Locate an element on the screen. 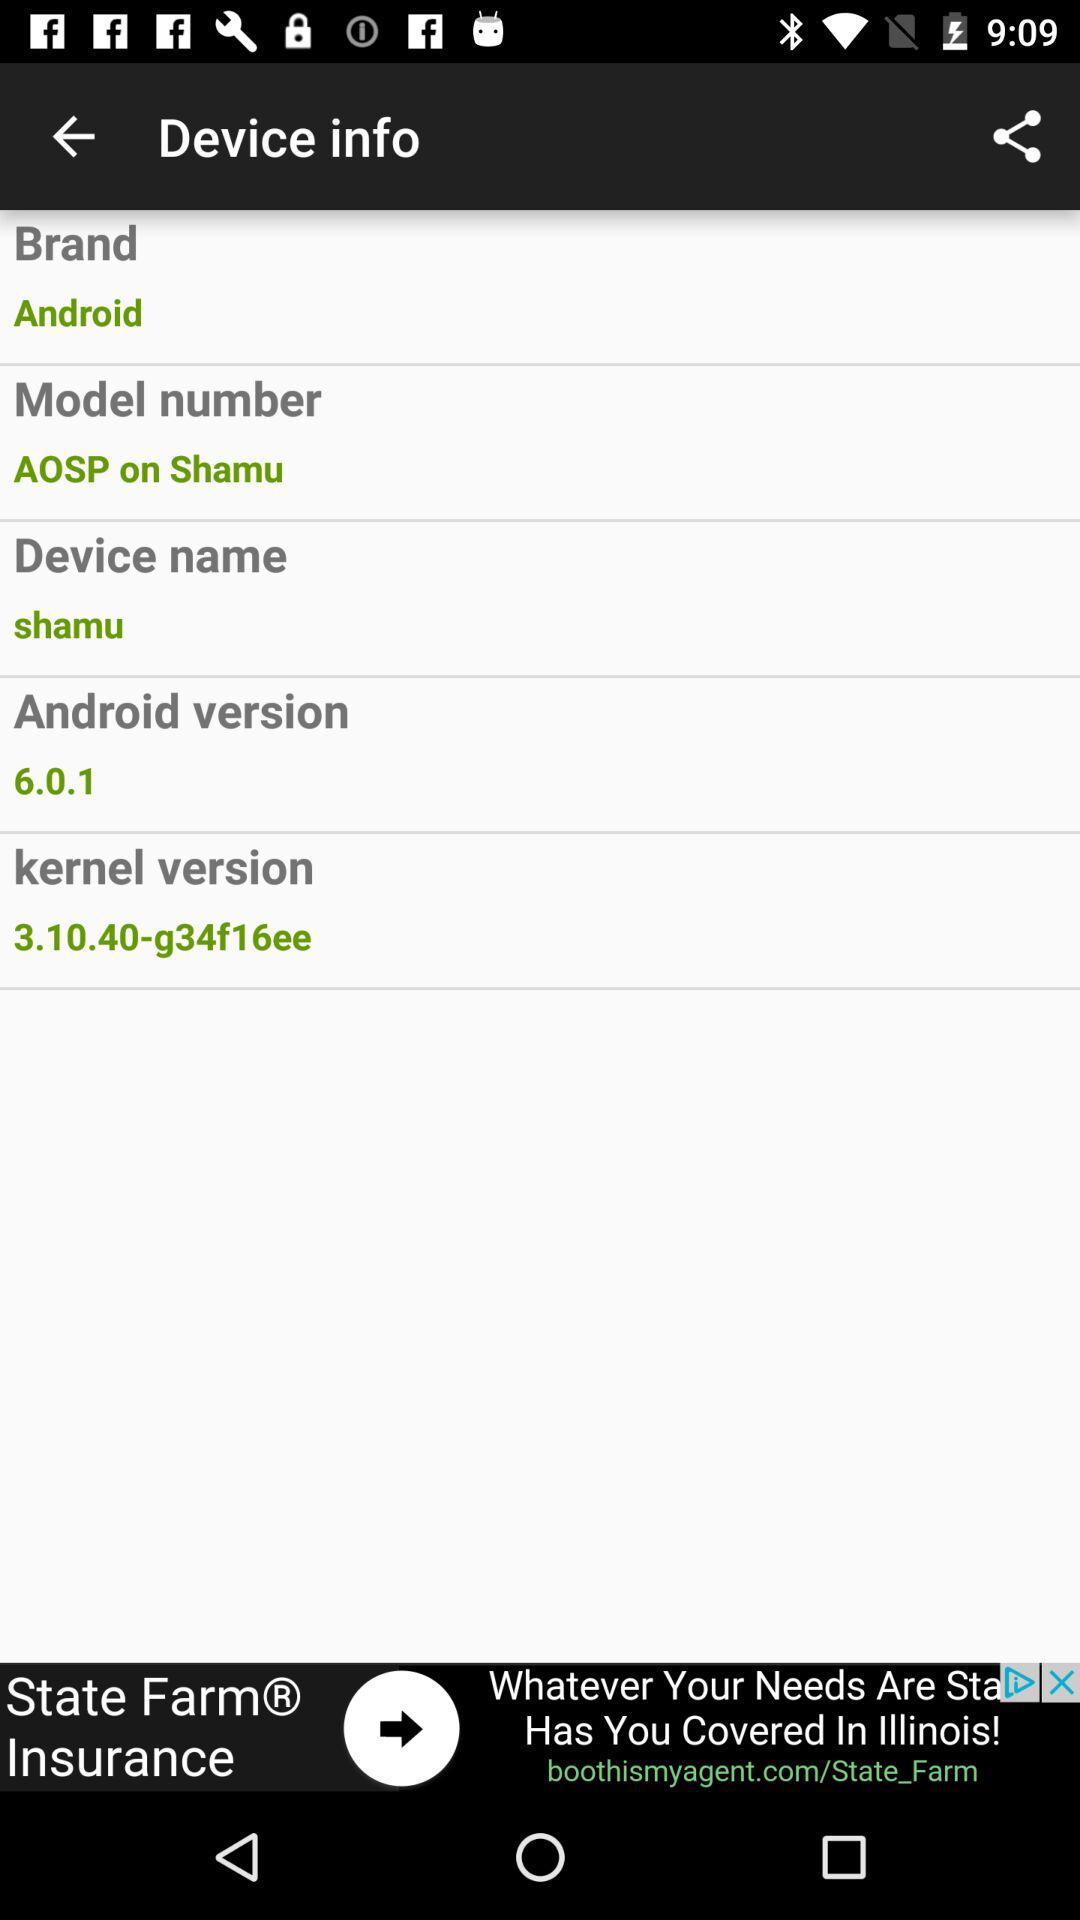 This screenshot has height=1920, width=1080. advertisement website is located at coordinates (540, 1727).